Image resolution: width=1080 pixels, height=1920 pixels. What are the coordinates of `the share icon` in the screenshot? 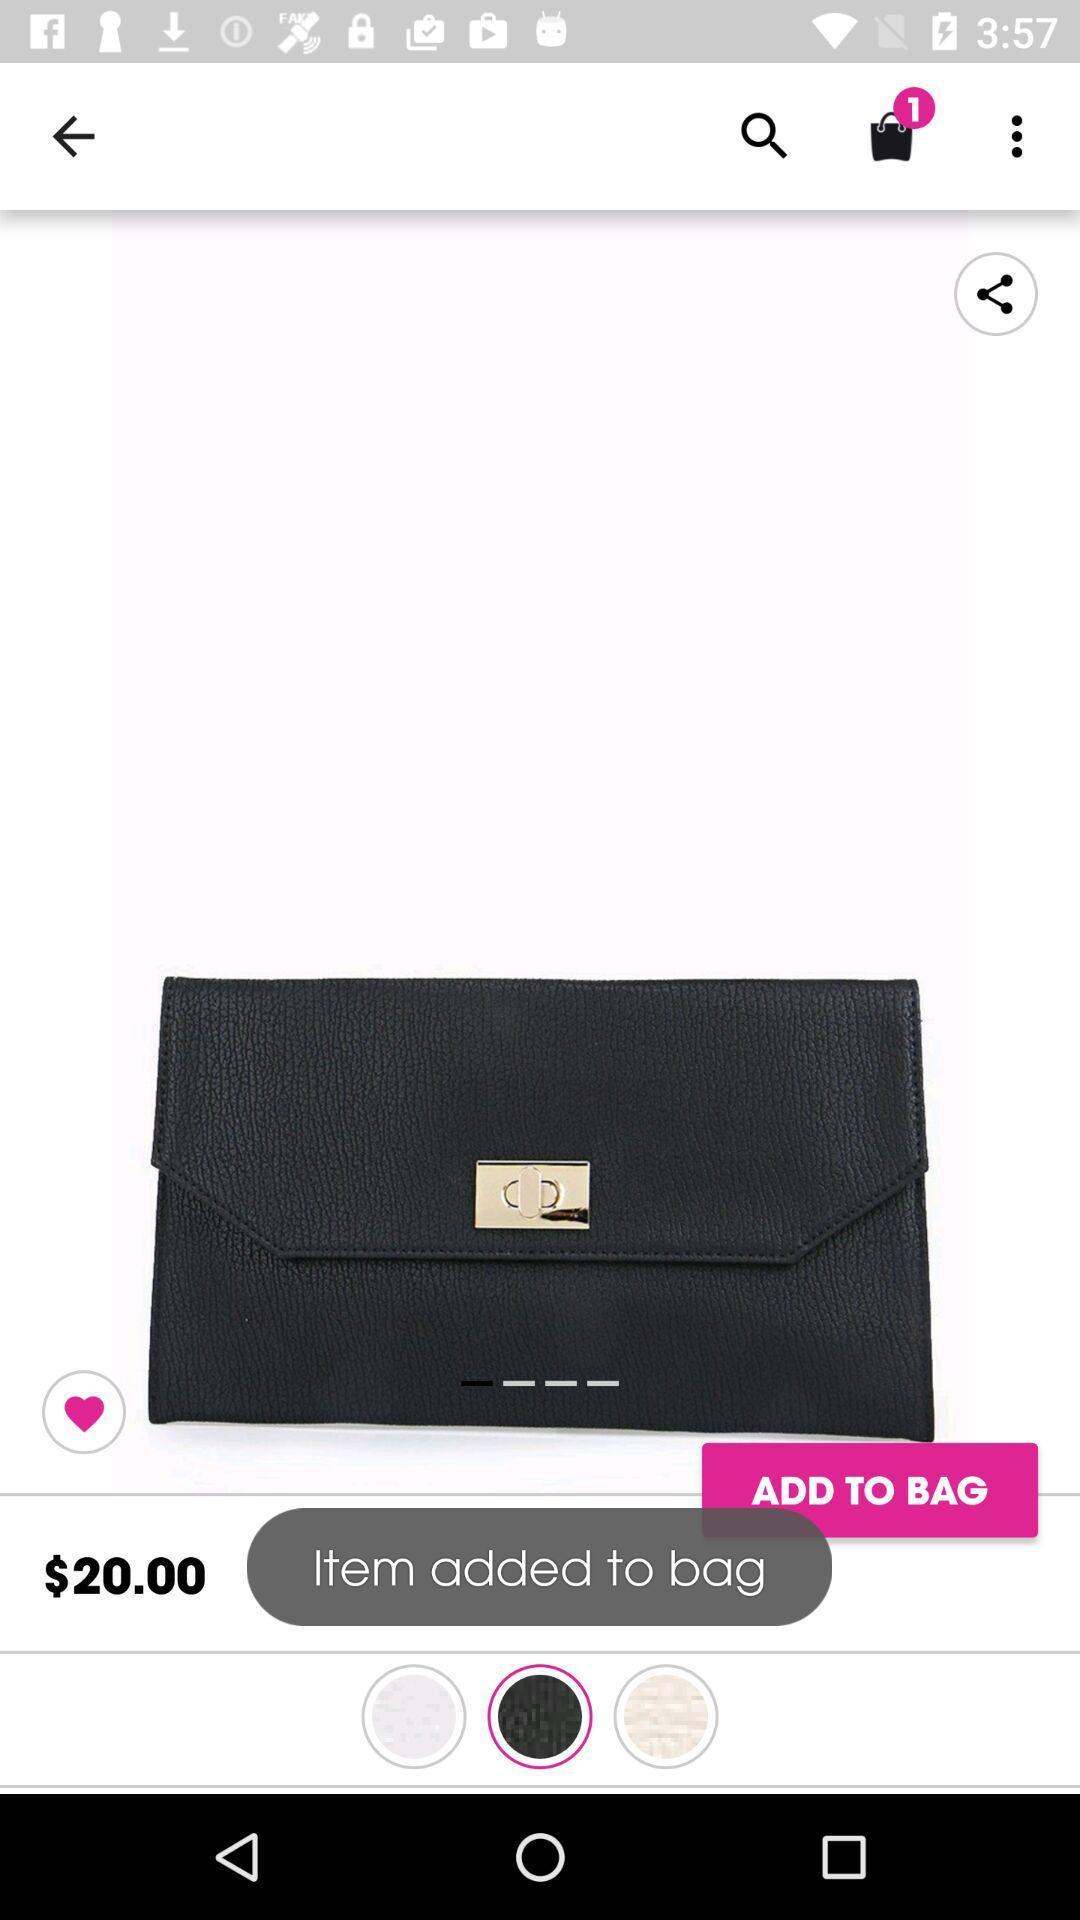 It's located at (995, 292).